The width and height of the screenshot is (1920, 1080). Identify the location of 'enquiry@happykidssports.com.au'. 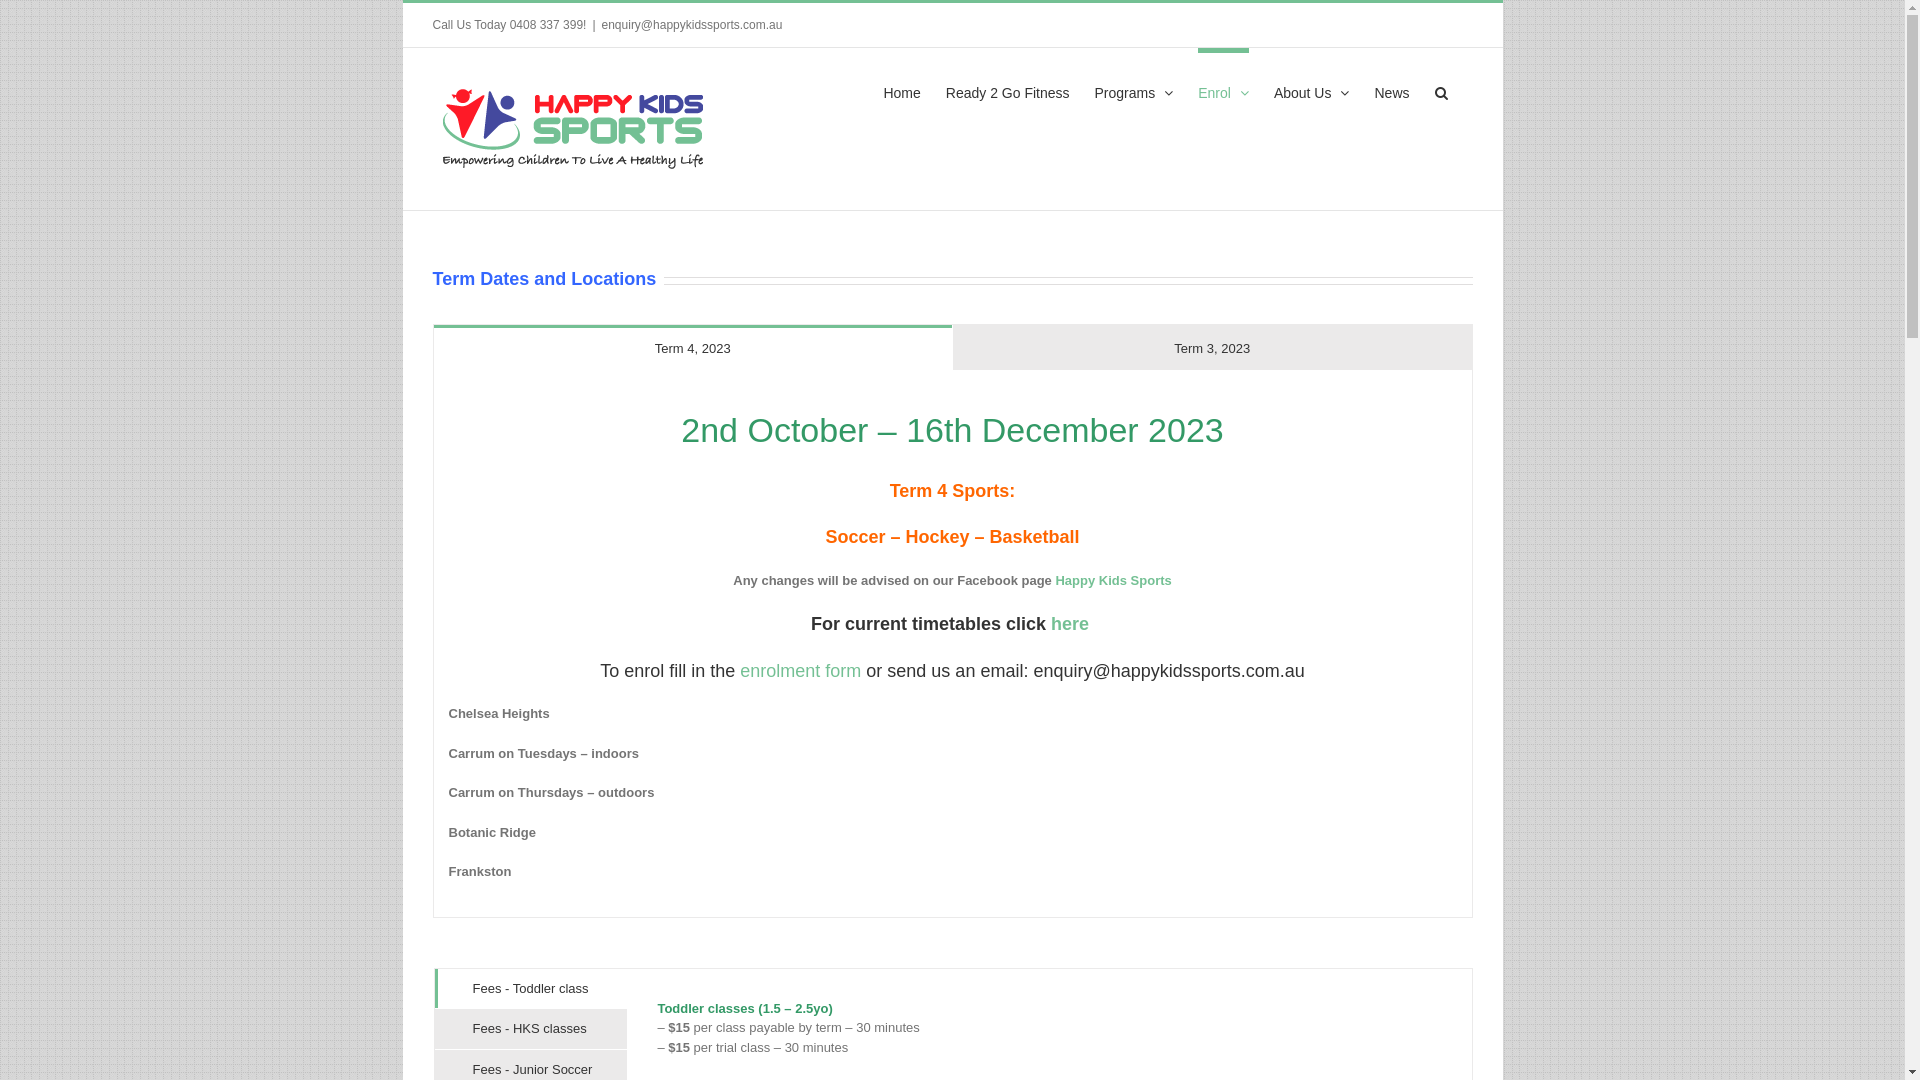
(600, 24).